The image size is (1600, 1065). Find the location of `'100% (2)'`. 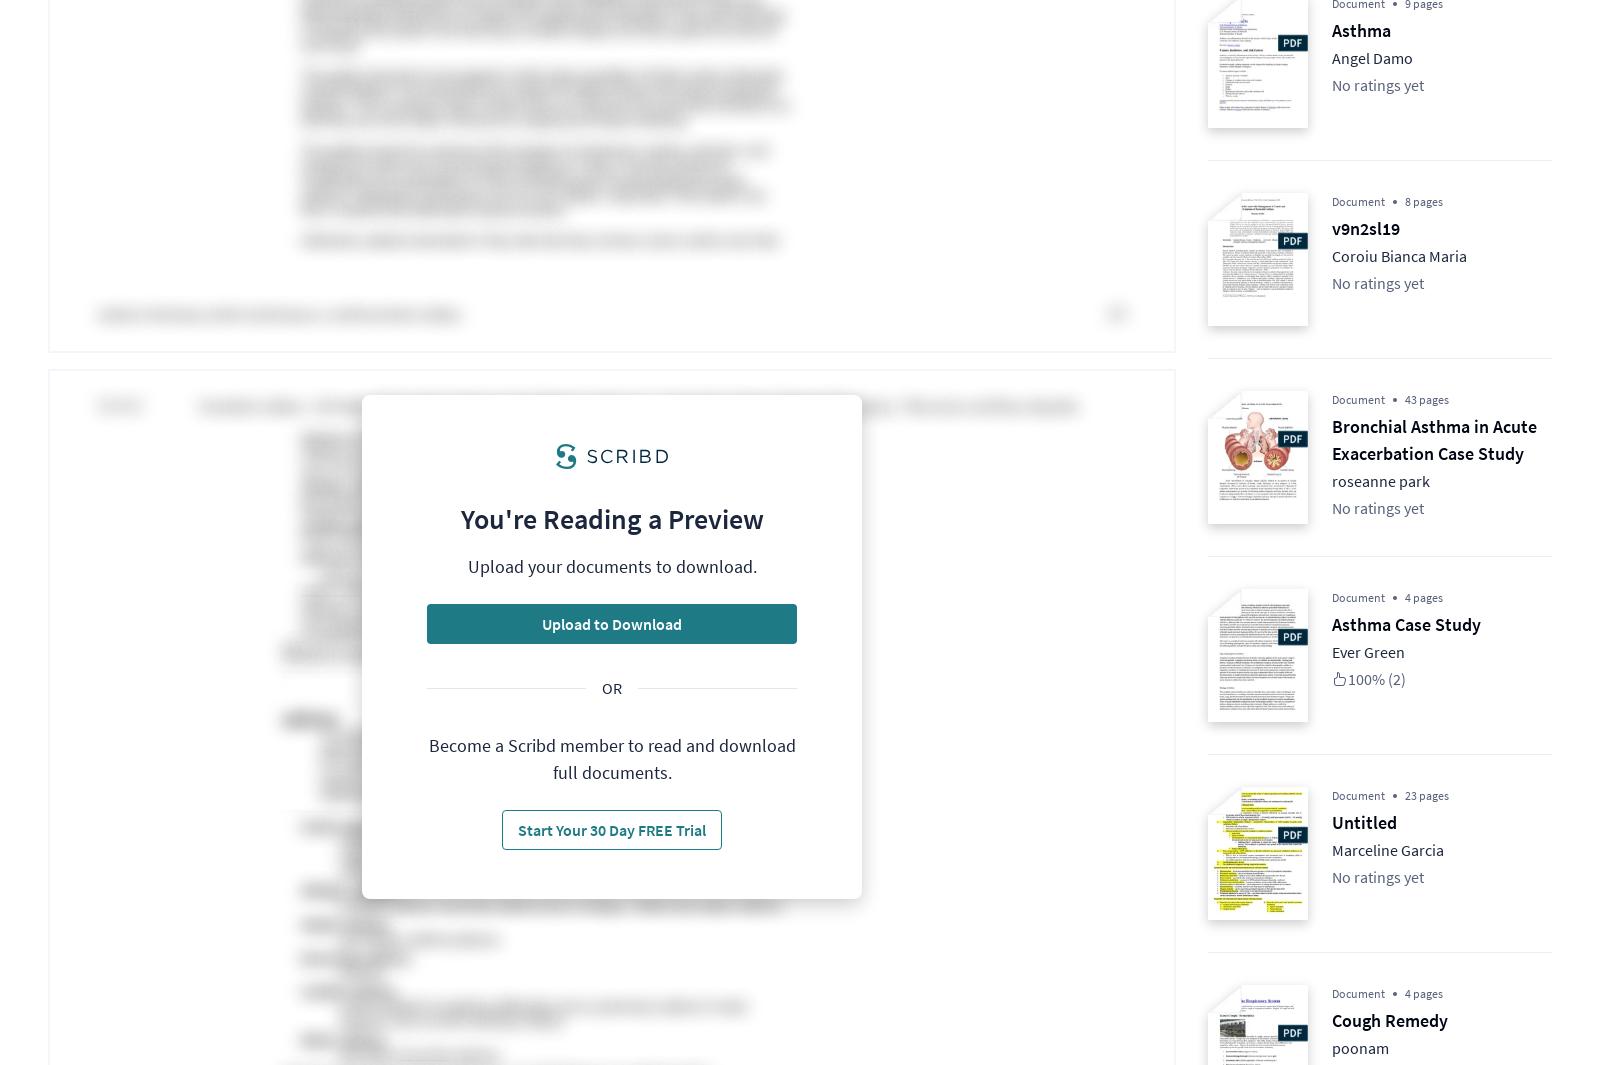

'100% (2)' is located at coordinates (1375, 679).